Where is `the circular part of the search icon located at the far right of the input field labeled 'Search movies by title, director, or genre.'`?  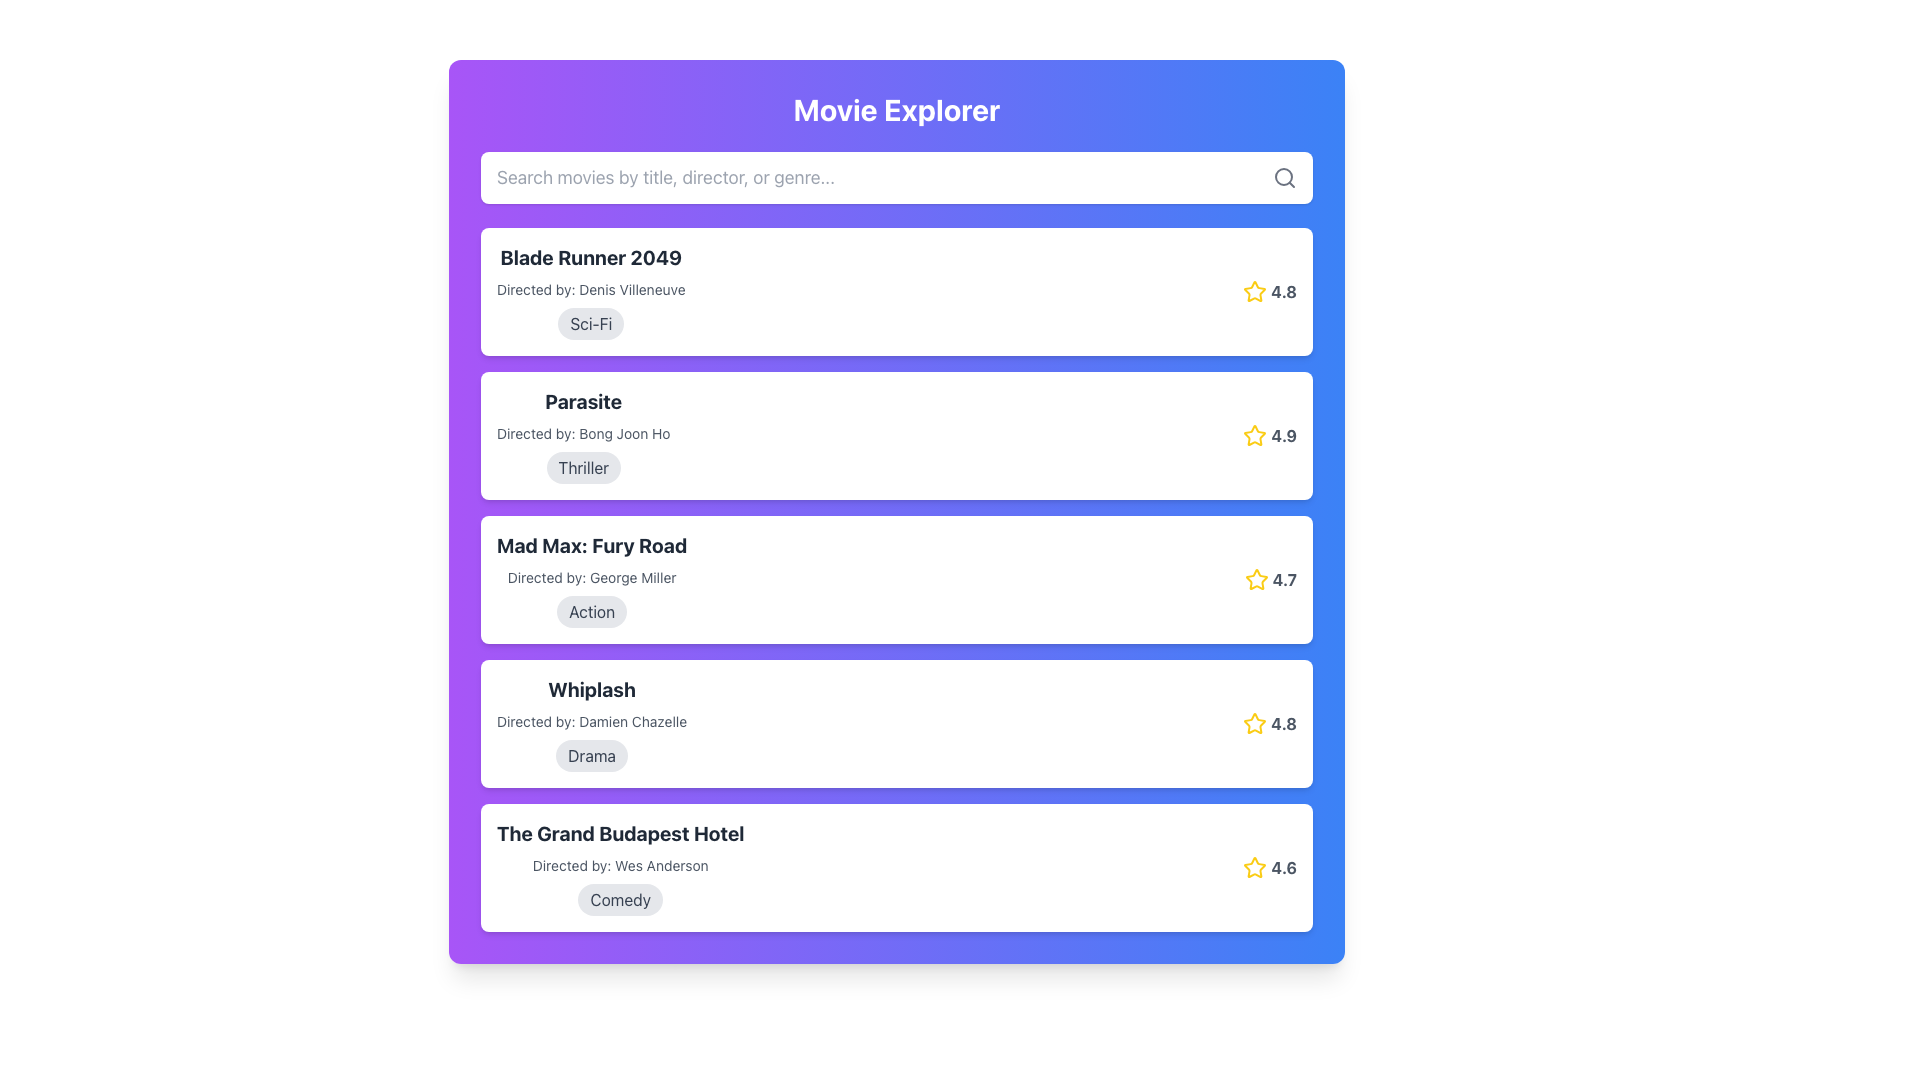 the circular part of the search icon located at the far right of the input field labeled 'Search movies by title, director, or genre.' is located at coordinates (1283, 176).